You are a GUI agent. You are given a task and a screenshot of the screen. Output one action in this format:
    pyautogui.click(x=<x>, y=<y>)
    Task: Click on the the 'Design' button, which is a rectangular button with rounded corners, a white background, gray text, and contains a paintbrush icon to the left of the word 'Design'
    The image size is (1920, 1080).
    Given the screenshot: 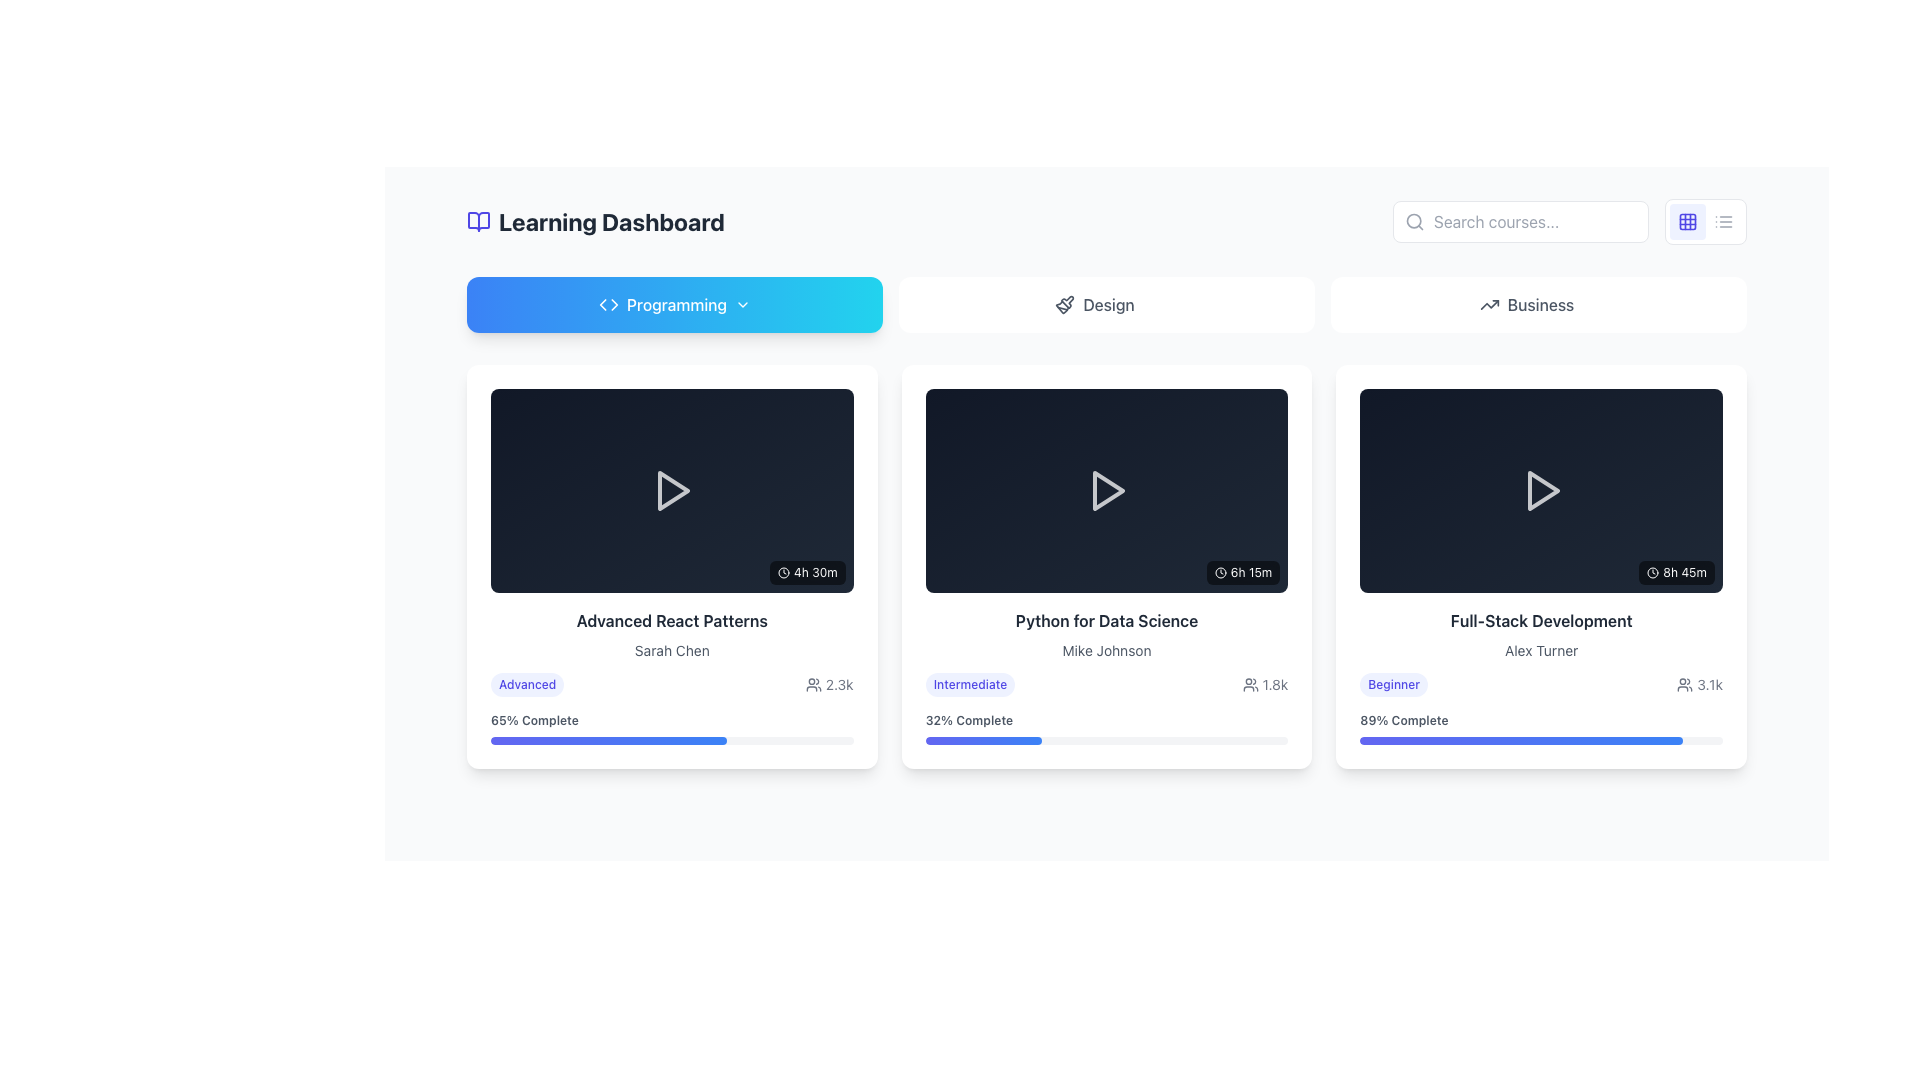 What is the action you would take?
    pyautogui.click(x=1106, y=304)
    